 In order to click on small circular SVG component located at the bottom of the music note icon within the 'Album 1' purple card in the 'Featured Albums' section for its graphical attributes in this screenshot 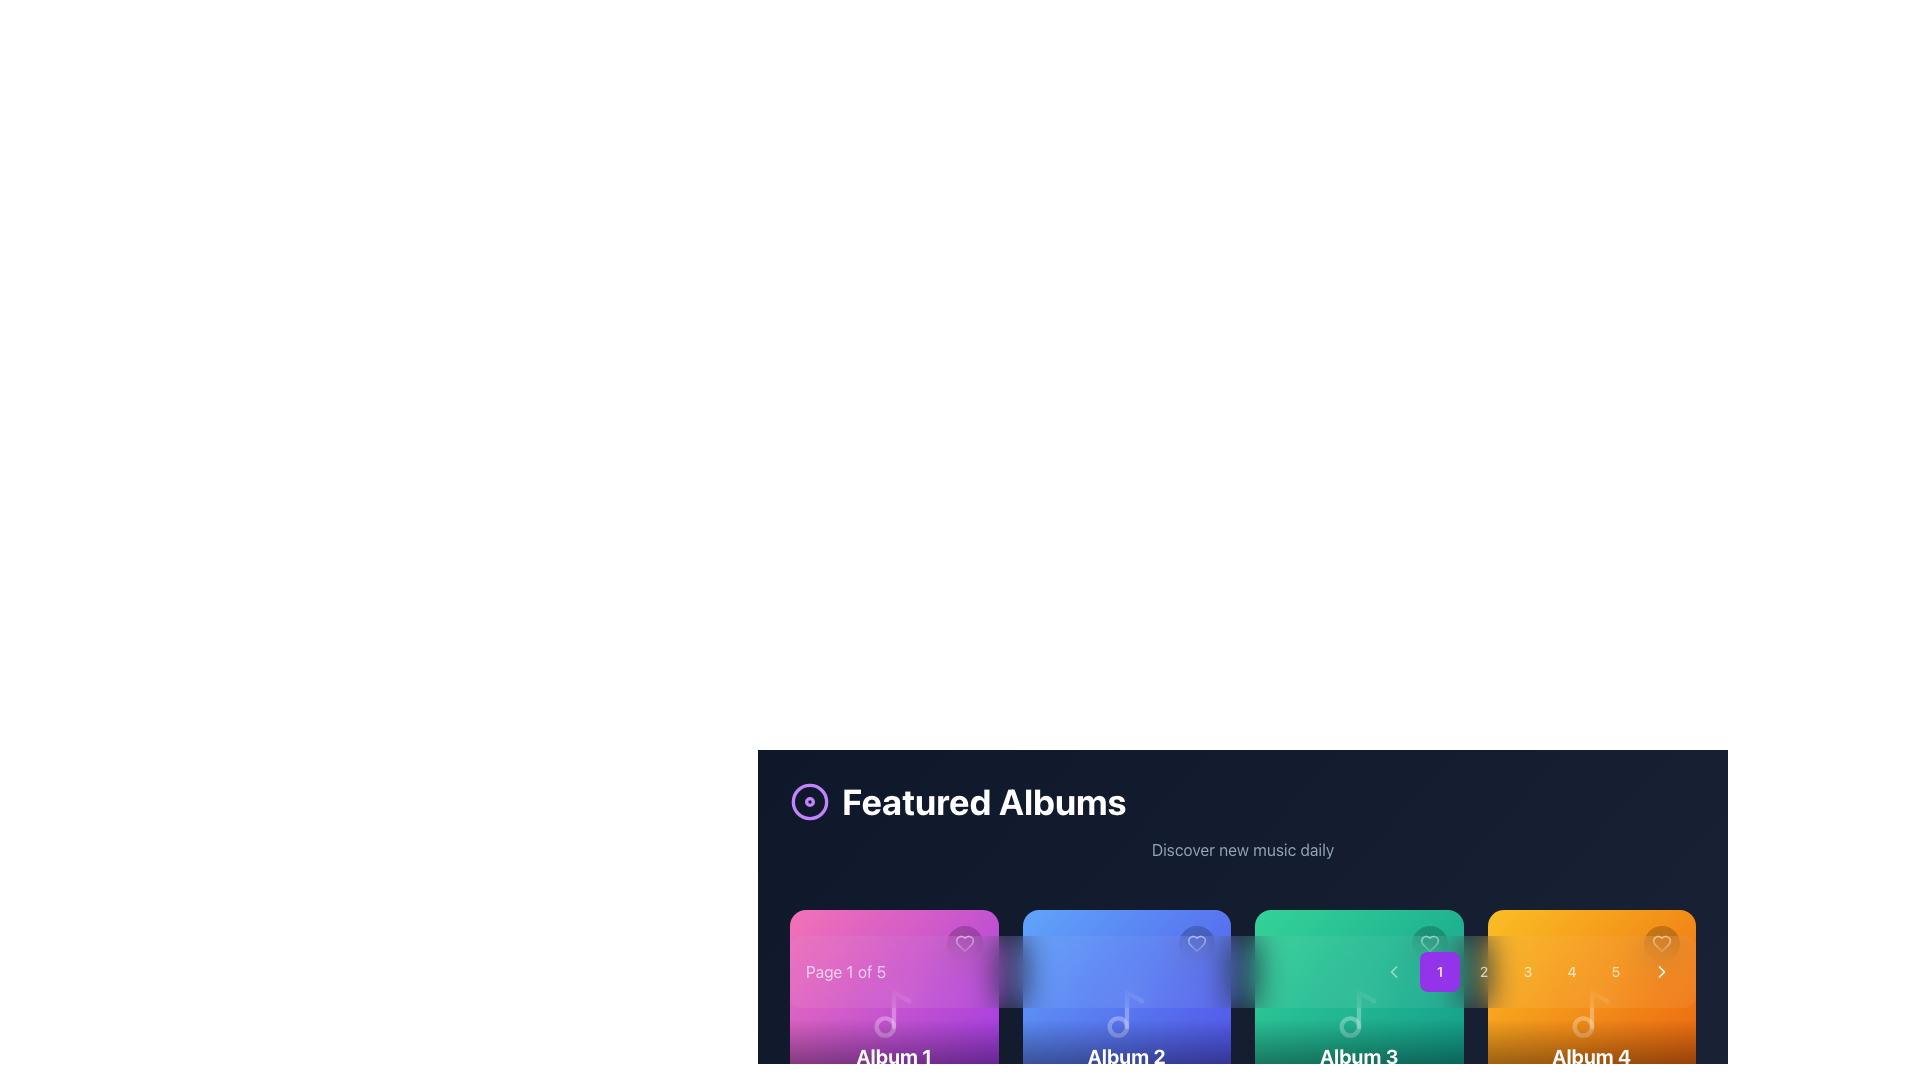, I will do `click(884, 1027)`.